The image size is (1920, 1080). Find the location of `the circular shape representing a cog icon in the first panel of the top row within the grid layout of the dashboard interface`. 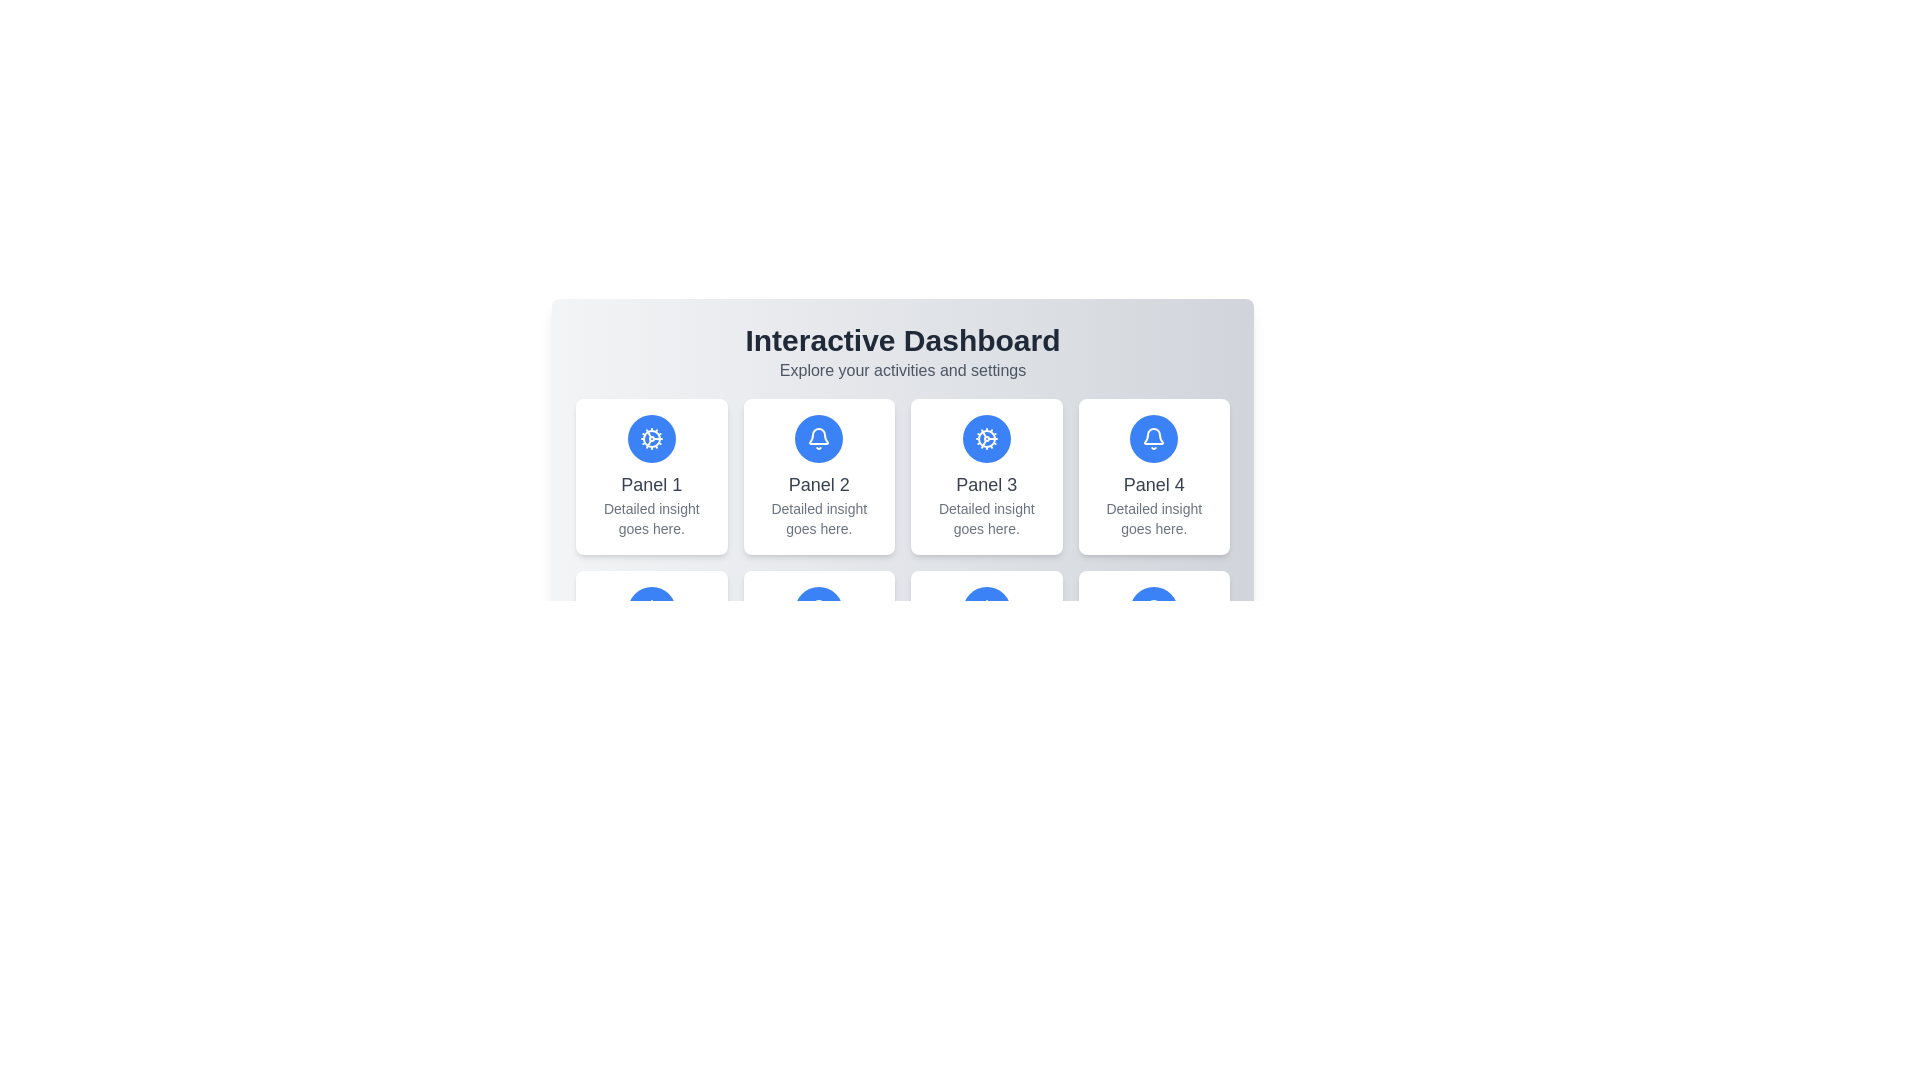

the circular shape representing a cog icon in the first panel of the top row within the grid layout of the dashboard interface is located at coordinates (651, 609).